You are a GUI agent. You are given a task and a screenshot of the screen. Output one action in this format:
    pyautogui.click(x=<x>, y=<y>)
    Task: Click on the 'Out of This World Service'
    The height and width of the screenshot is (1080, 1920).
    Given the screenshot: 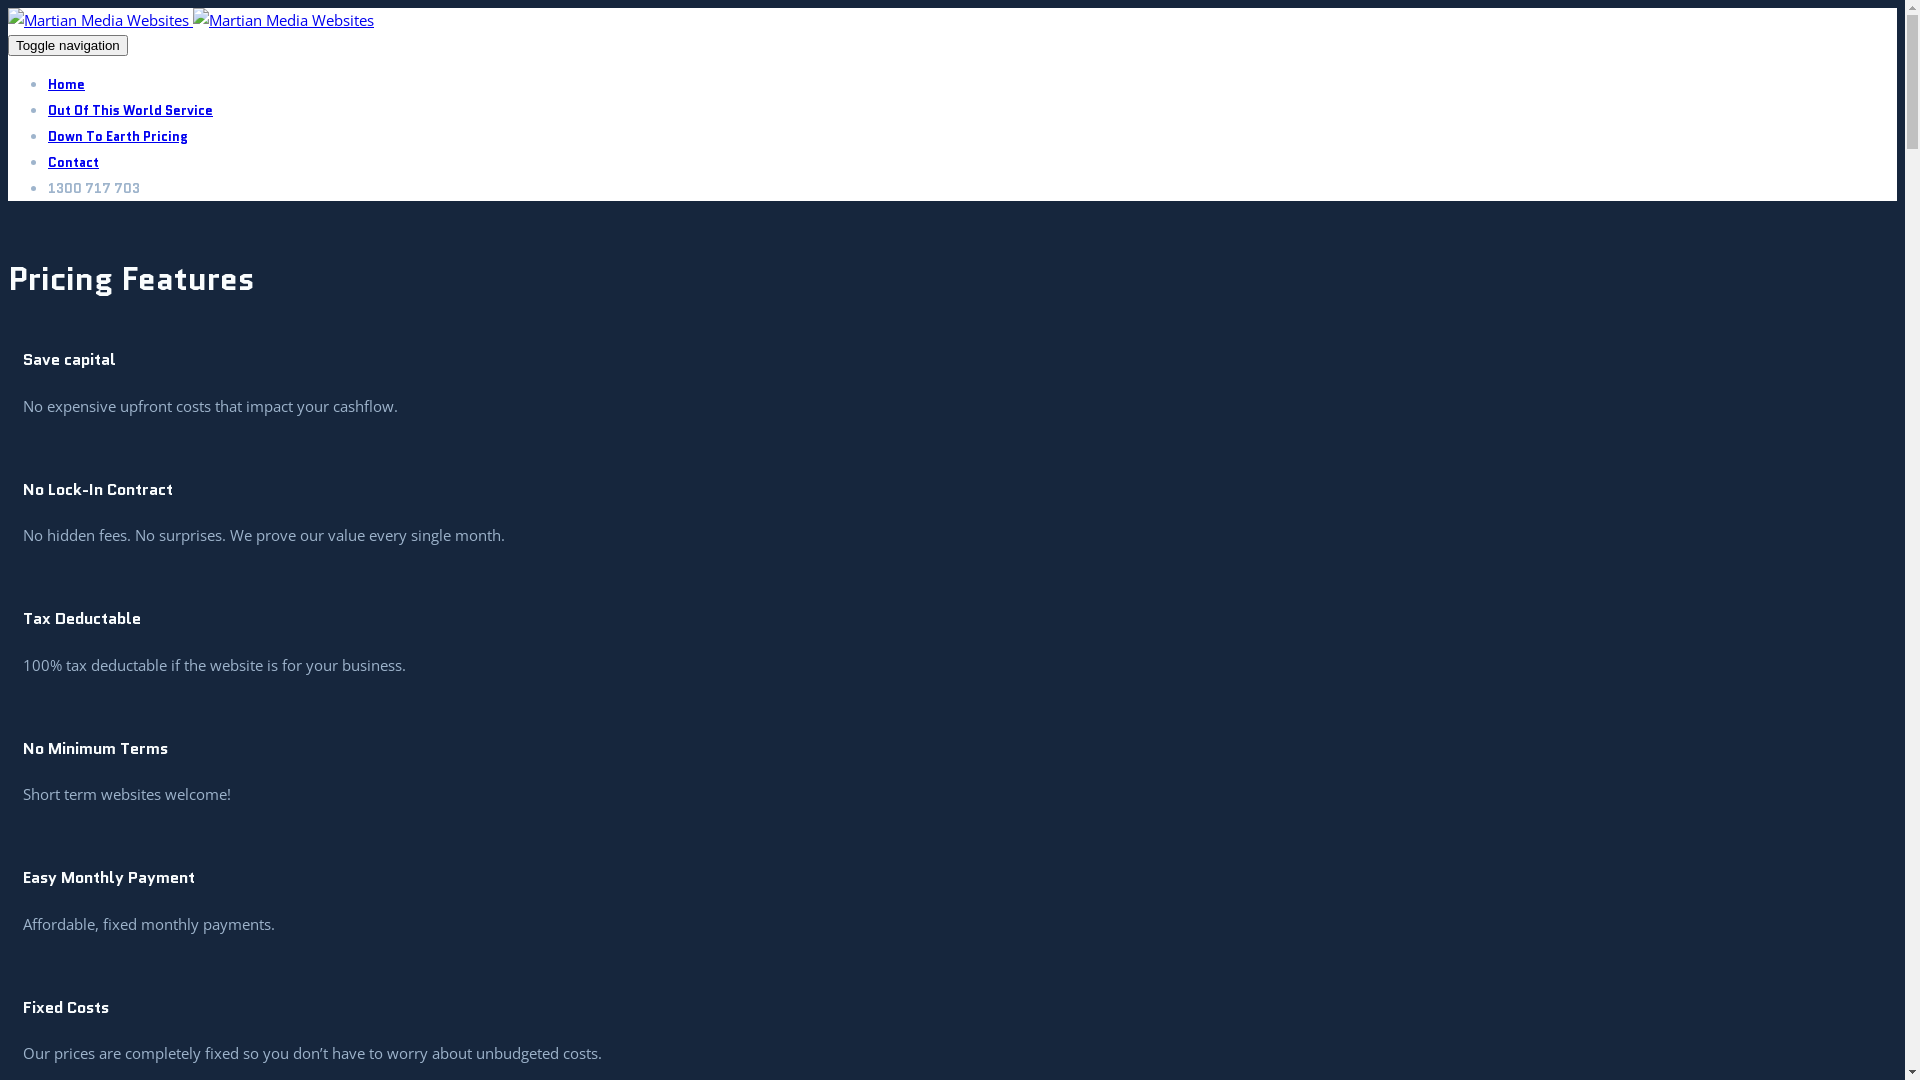 What is the action you would take?
    pyautogui.click(x=97, y=19)
    